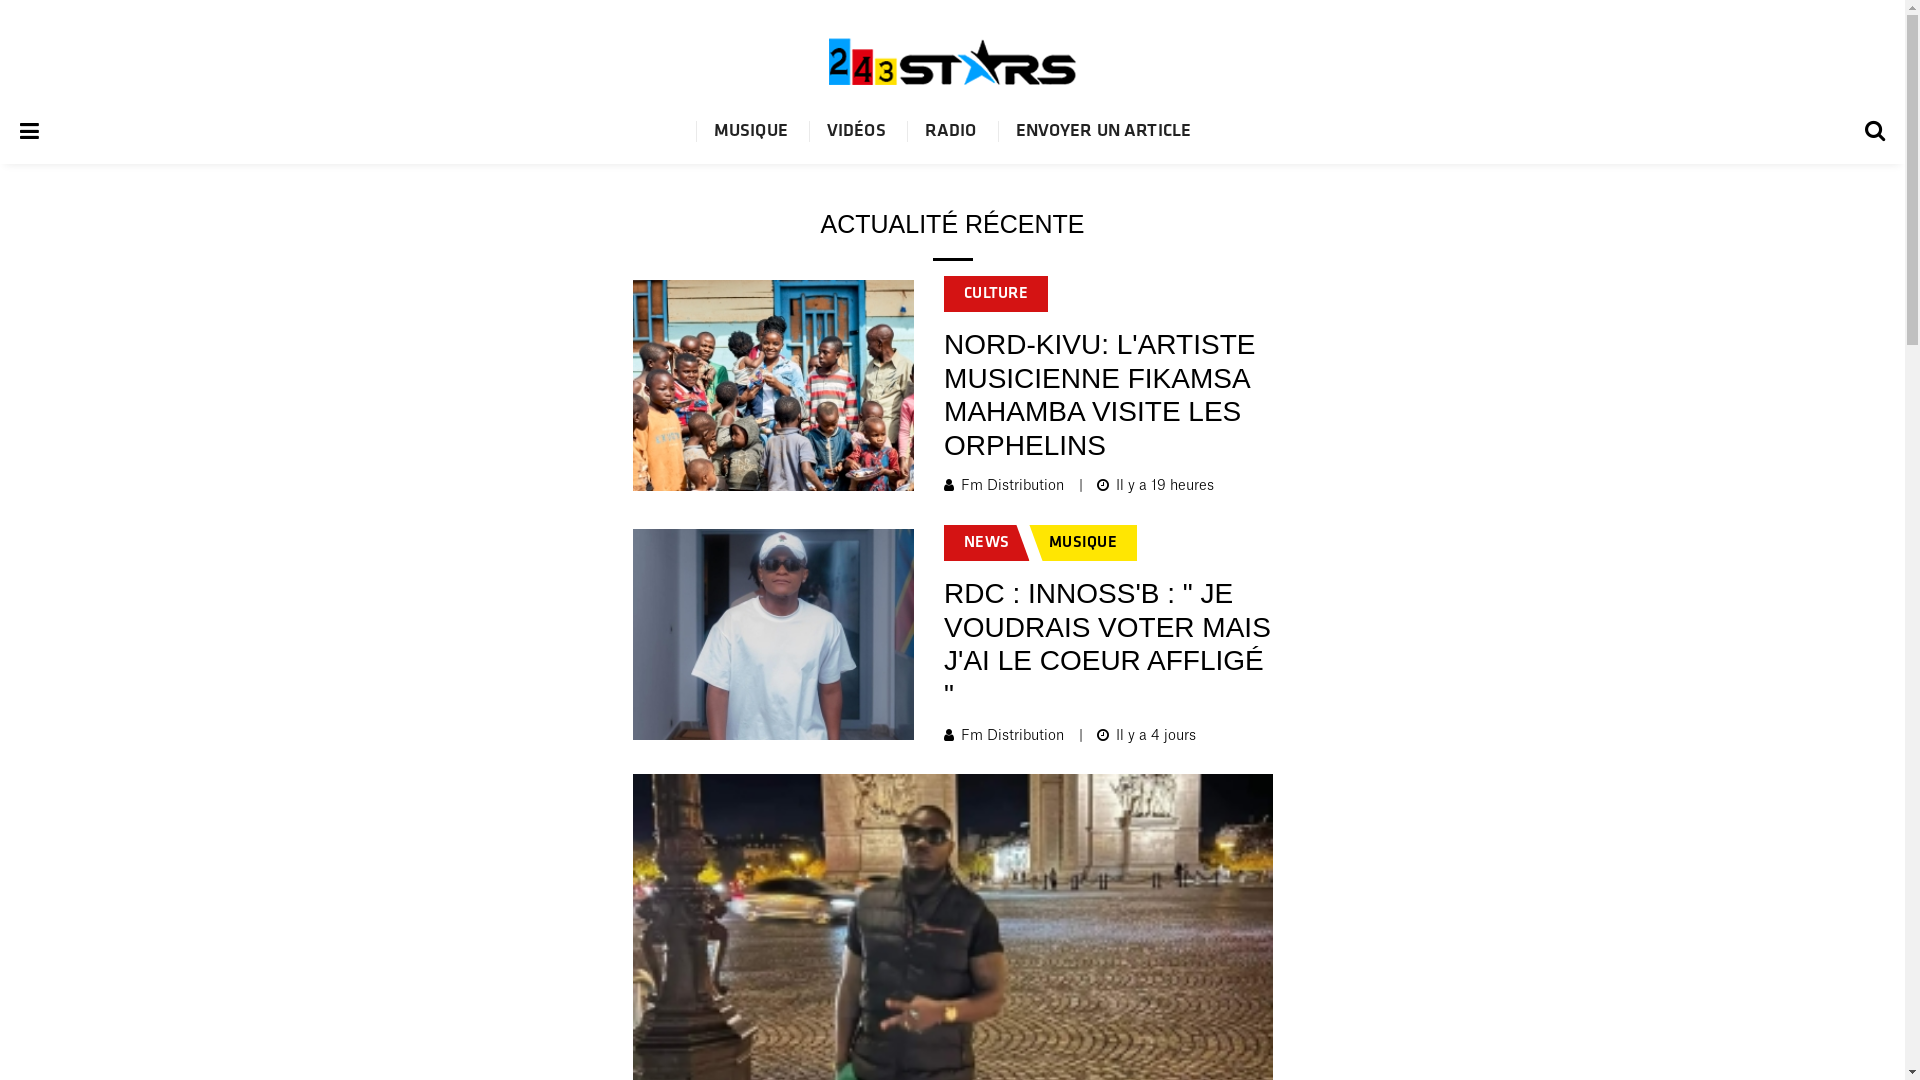 This screenshot has height=1080, width=1920. What do you see at coordinates (749, 131) in the screenshot?
I see `'MUSIQUE'` at bounding box center [749, 131].